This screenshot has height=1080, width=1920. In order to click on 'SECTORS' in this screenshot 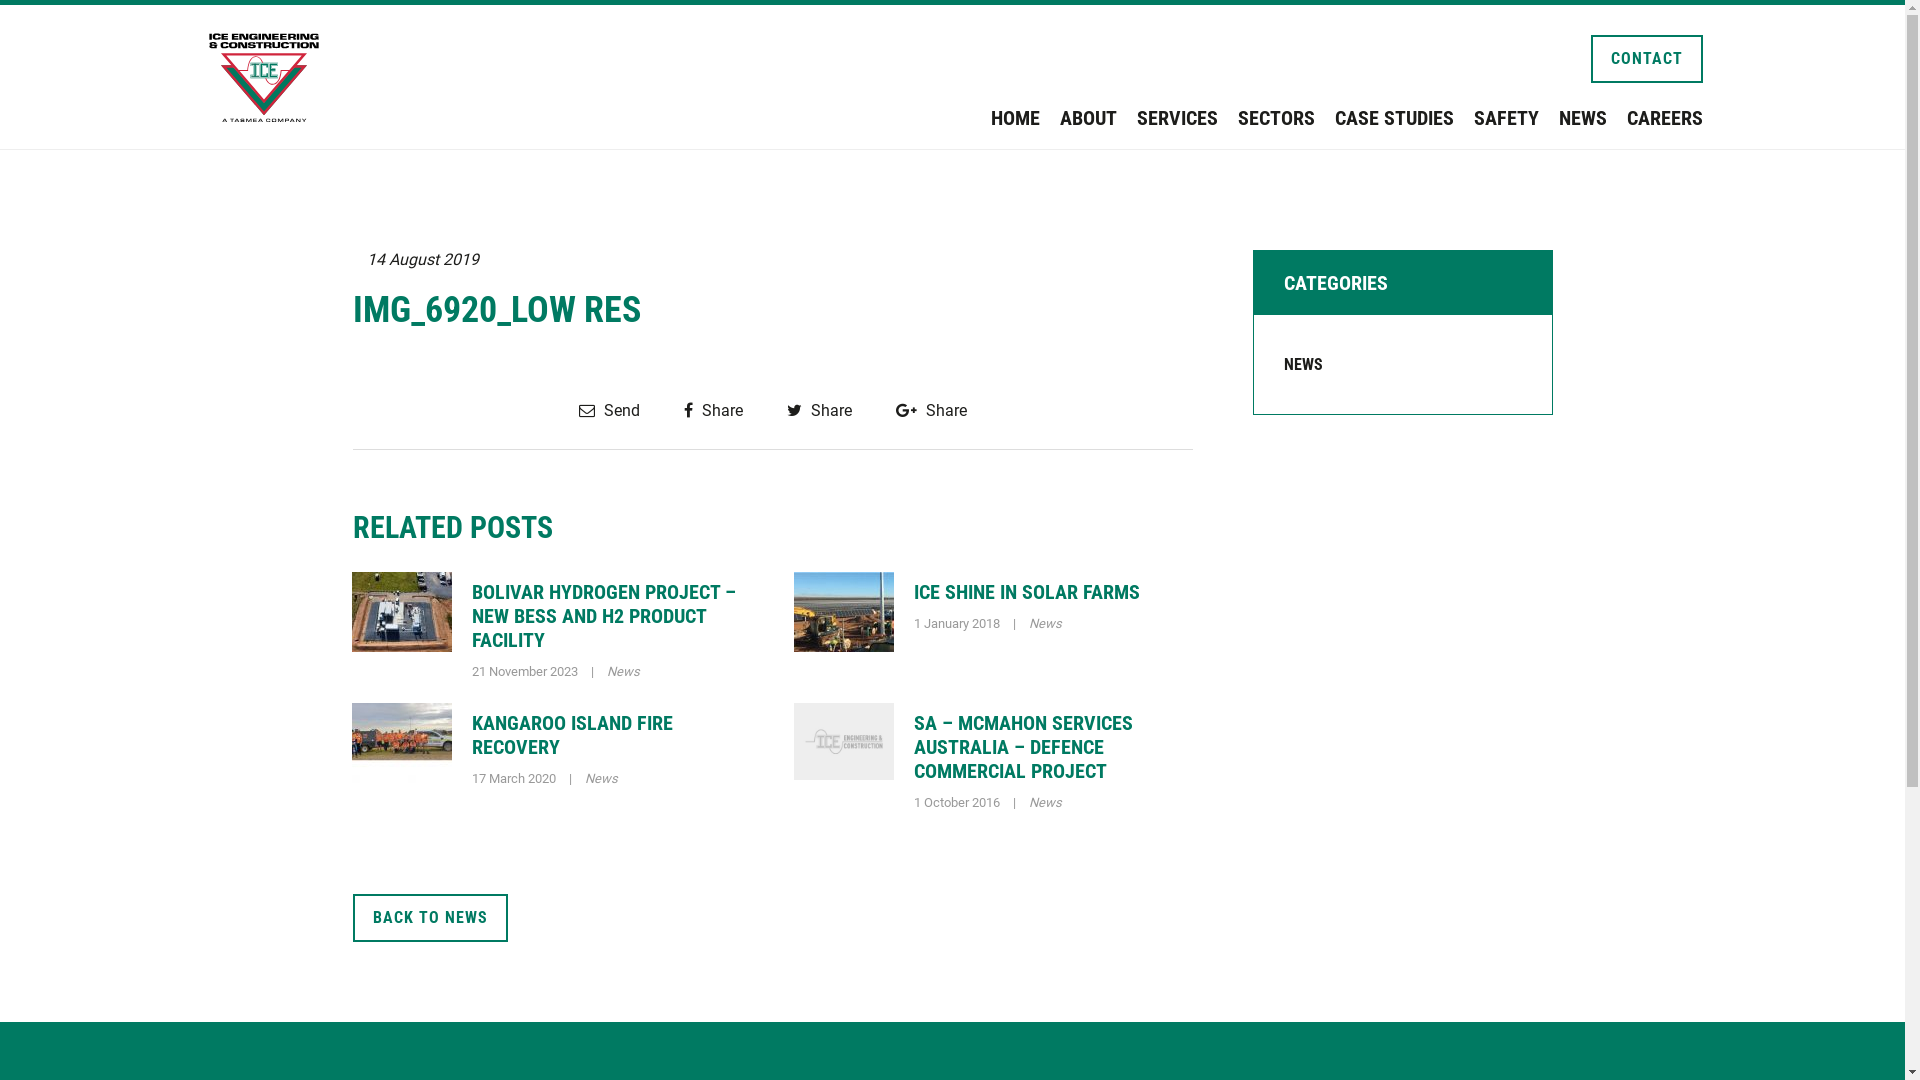, I will do `click(1275, 118)`.